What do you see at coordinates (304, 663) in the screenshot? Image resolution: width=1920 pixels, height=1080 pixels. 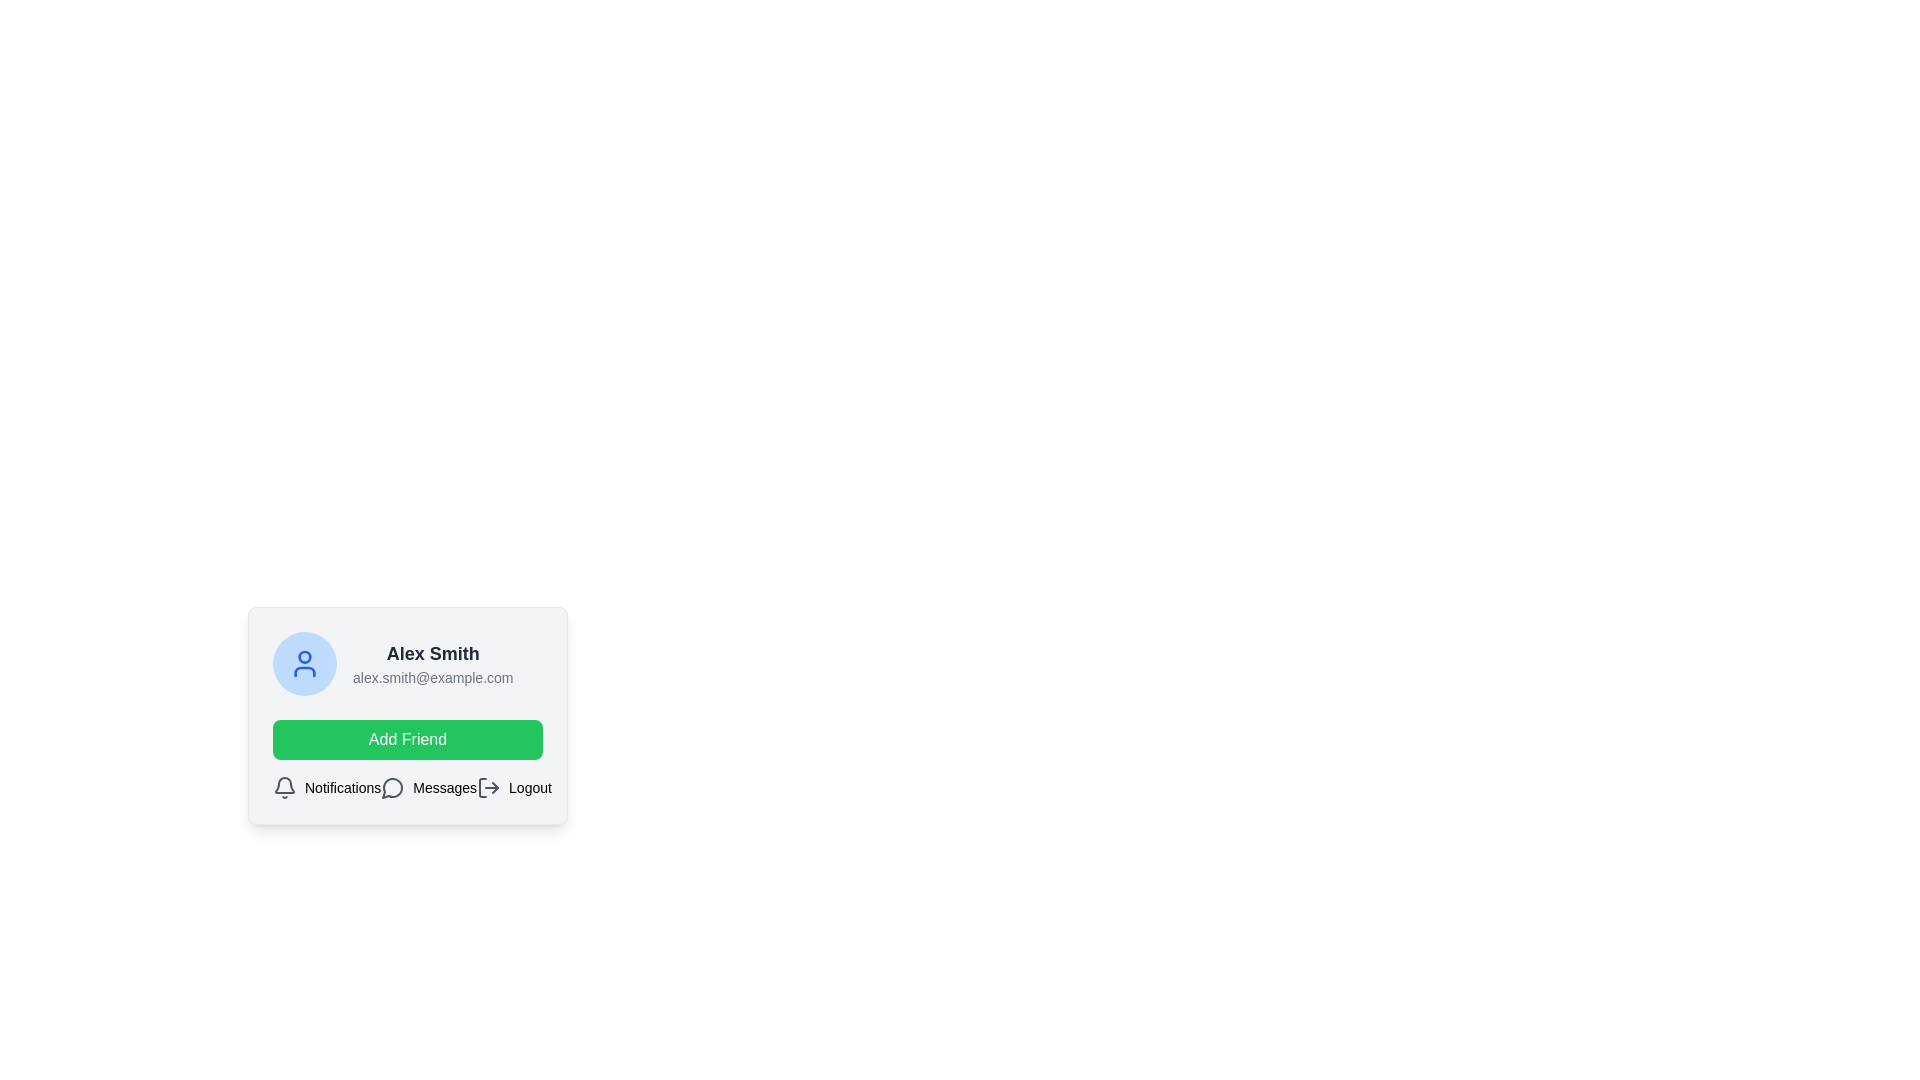 I see `the circular icon with a light blue background and a person-shaped symbol in blue, located to the left of the text displaying 'Alex Smith' and 'alex.smith@example.com'` at bounding box center [304, 663].